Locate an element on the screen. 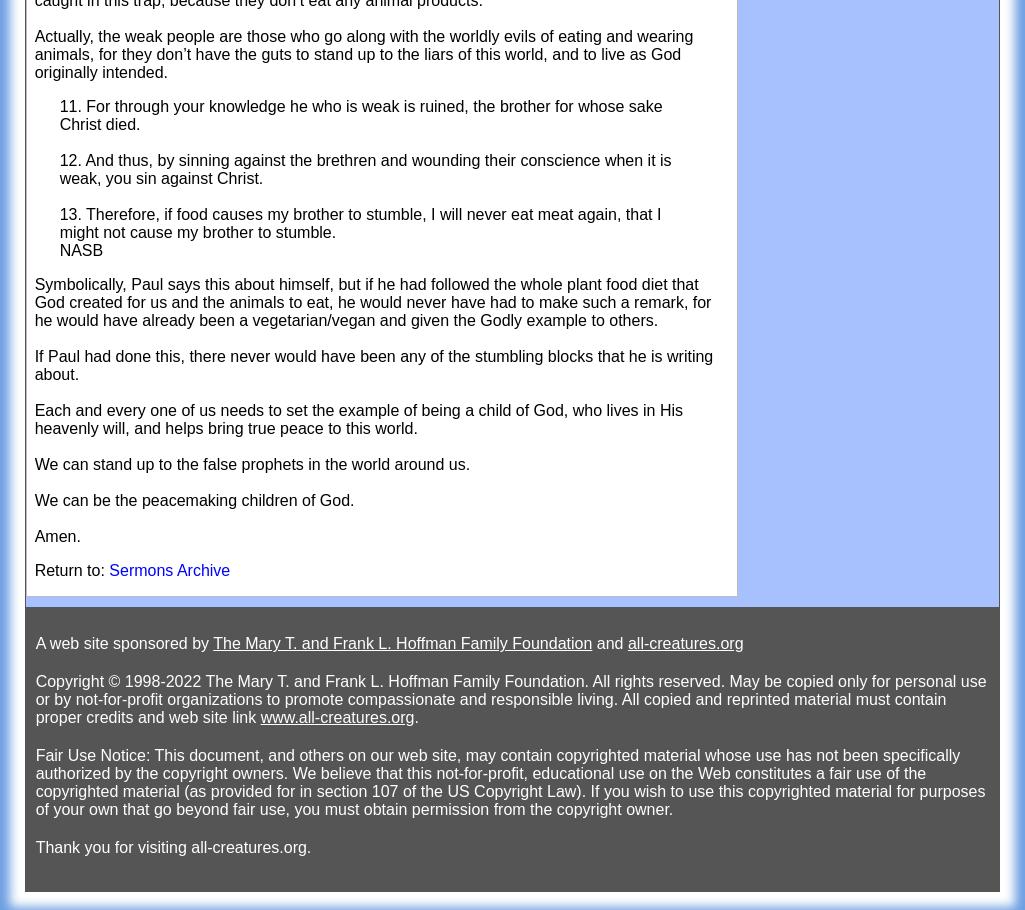  'and' is located at coordinates (592, 643).